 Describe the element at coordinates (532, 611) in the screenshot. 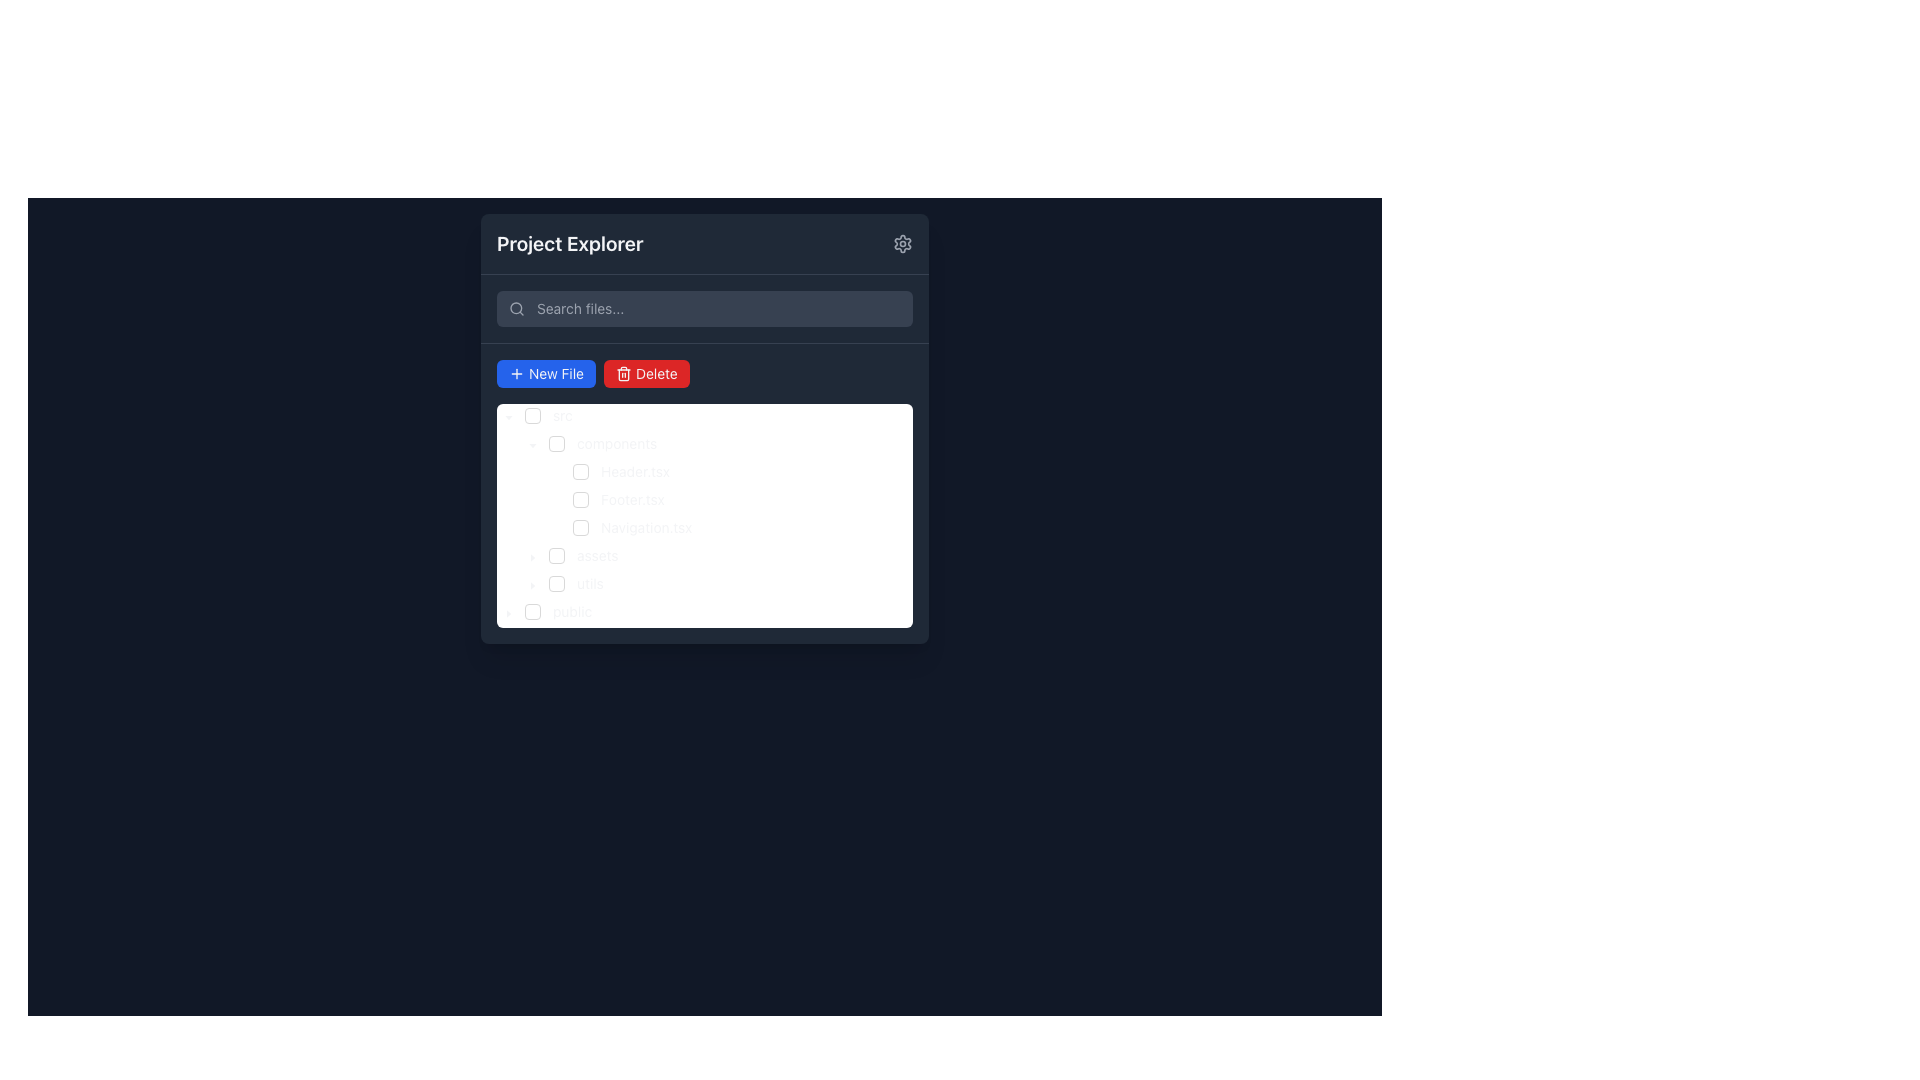

I see `the checkbox associated with the 'public' node in the project explorer tree for a potential tooltip` at that location.